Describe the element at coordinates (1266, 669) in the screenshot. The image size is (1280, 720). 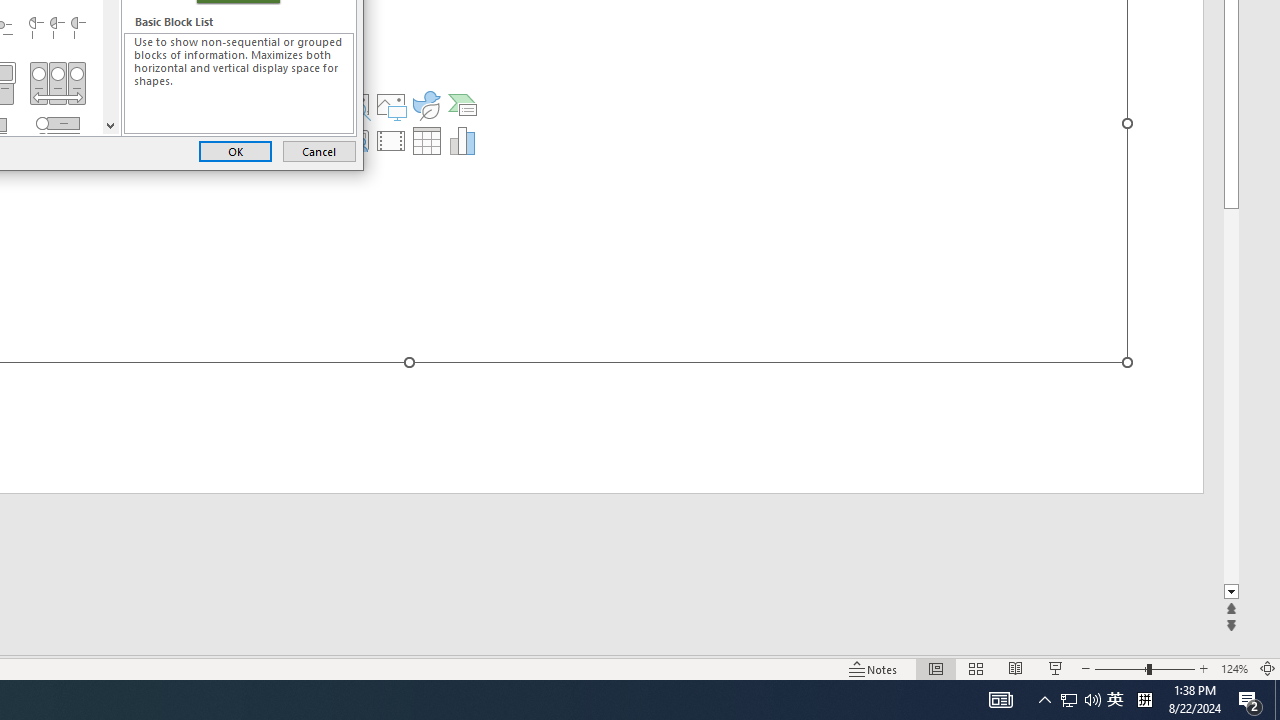
I see `'Zoom to Fit '` at that location.